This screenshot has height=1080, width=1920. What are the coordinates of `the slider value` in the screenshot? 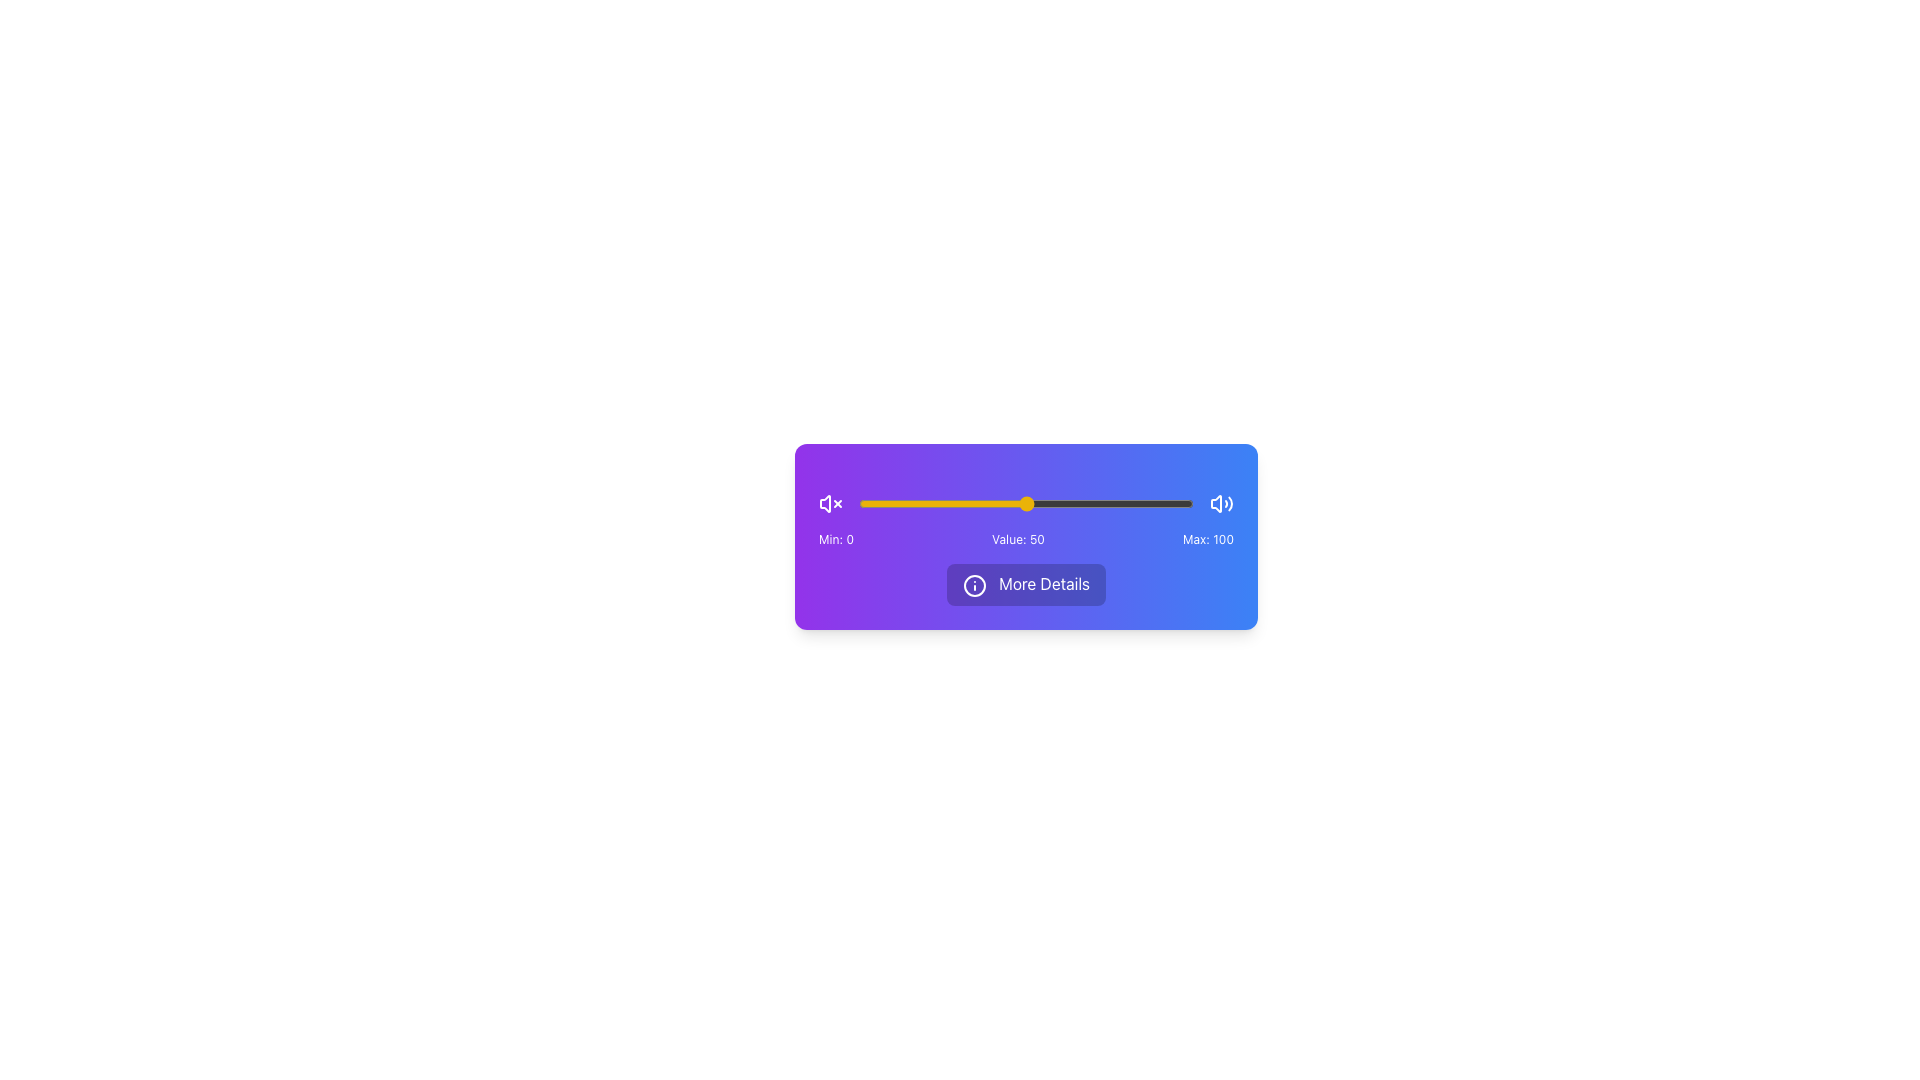 It's located at (1036, 503).